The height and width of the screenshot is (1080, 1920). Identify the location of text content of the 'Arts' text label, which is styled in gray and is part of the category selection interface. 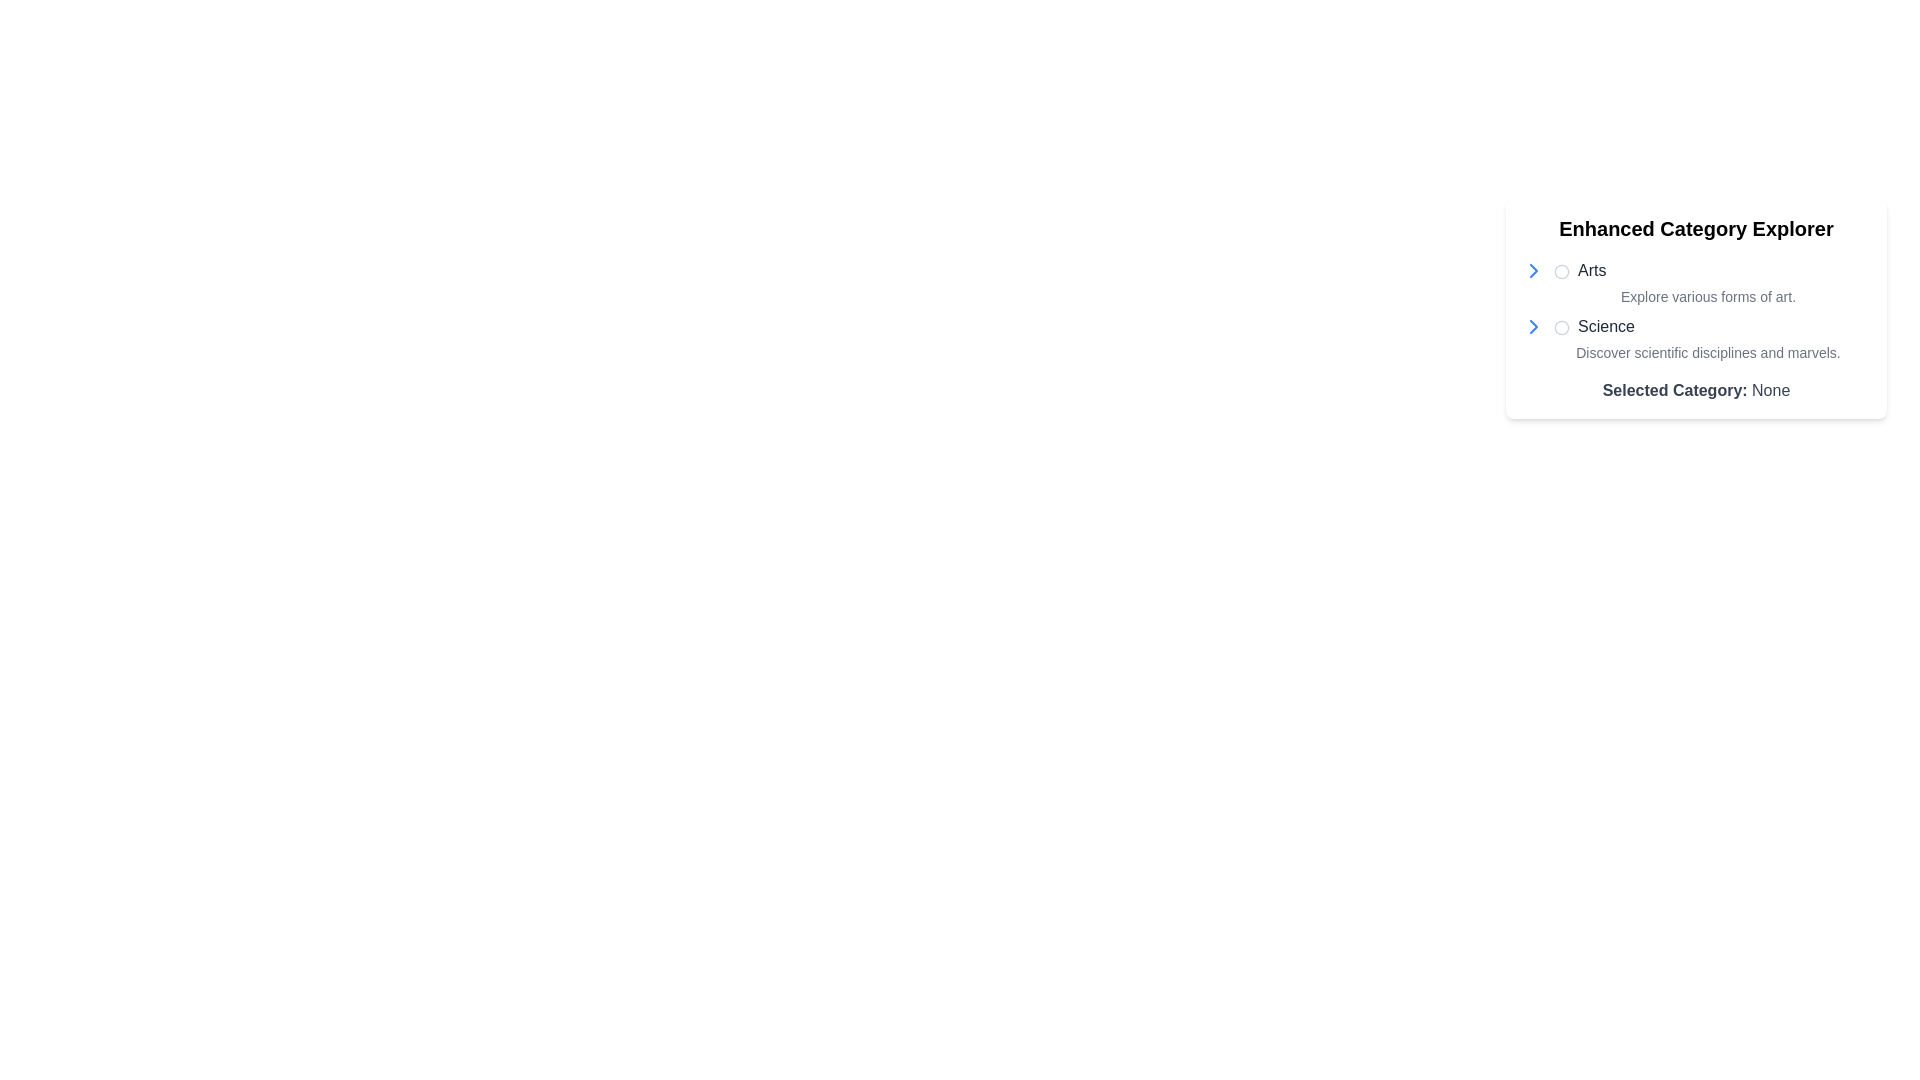
(1591, 270).